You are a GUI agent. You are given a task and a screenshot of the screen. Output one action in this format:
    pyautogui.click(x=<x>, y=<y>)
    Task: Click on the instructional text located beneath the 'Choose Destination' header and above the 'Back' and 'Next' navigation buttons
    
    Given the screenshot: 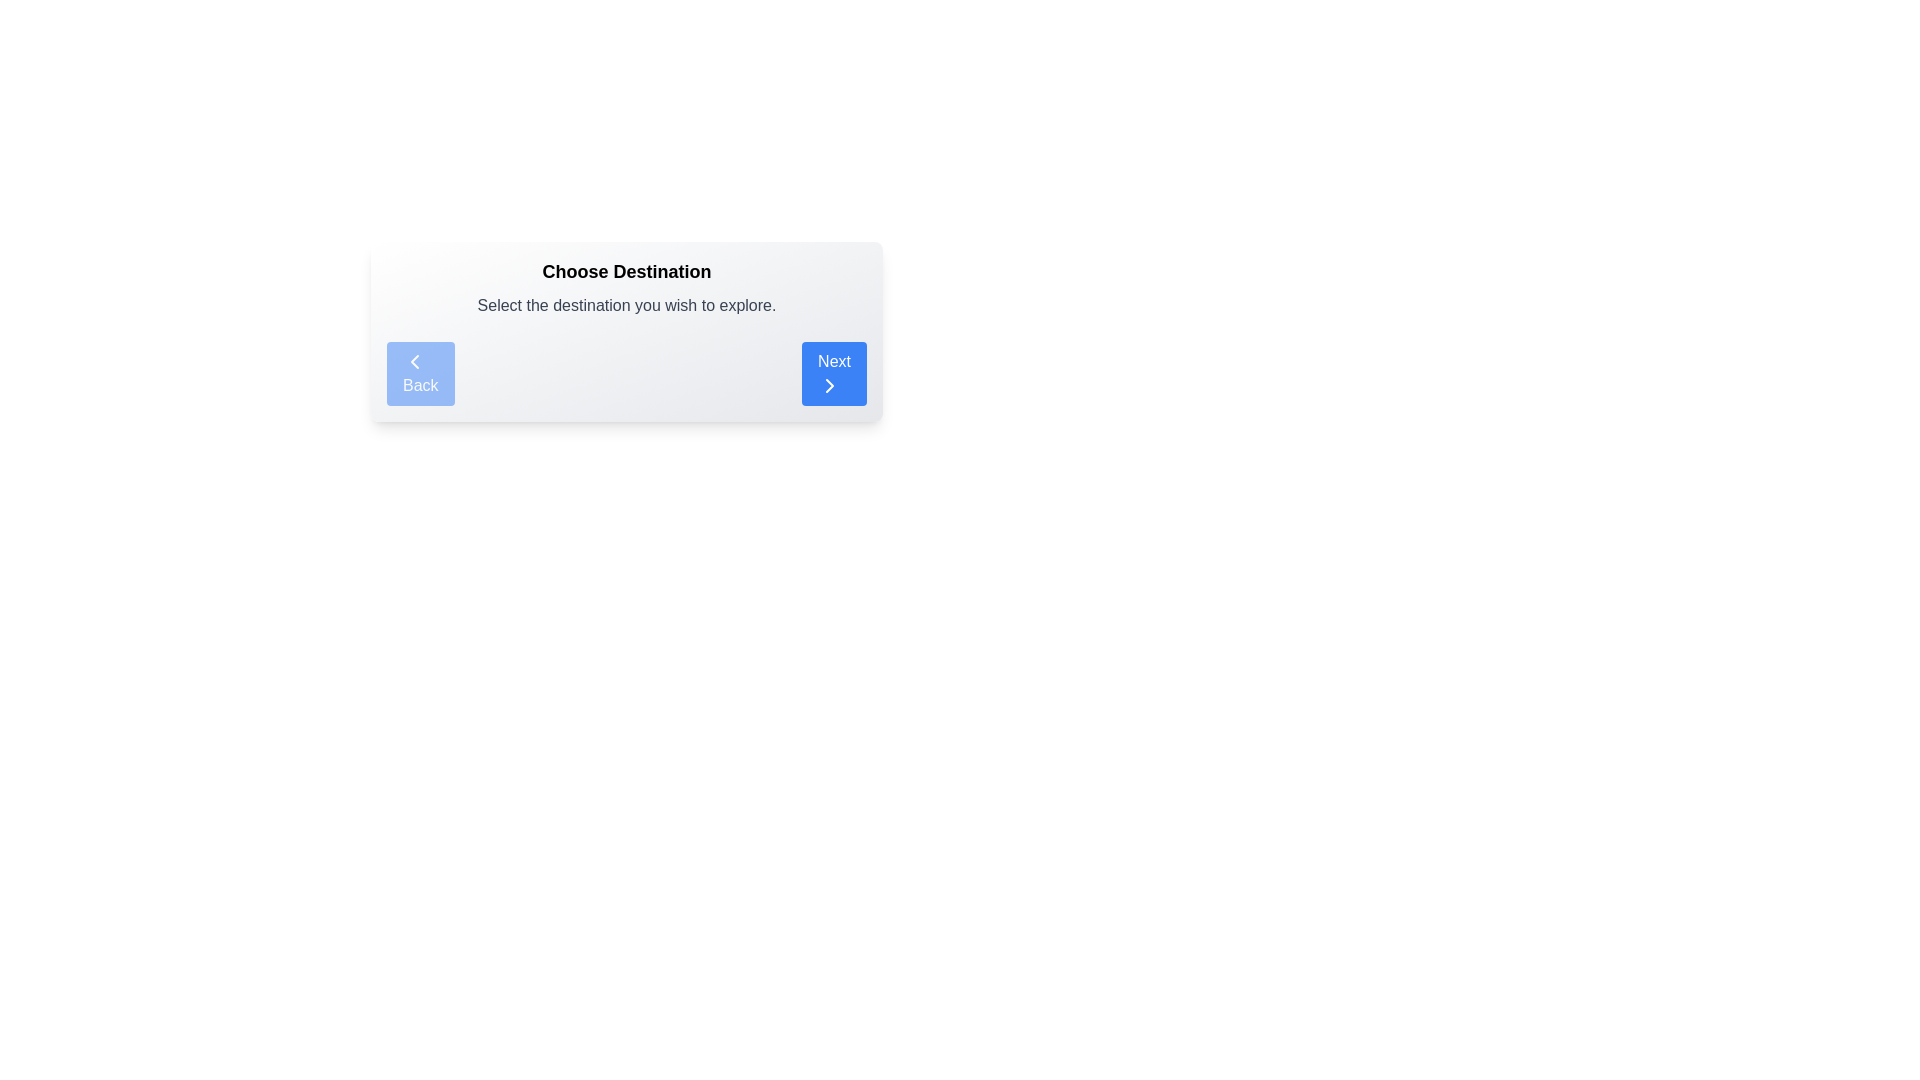 What is the action you would take?
    pyautogui.click(x=626, y=305)
    